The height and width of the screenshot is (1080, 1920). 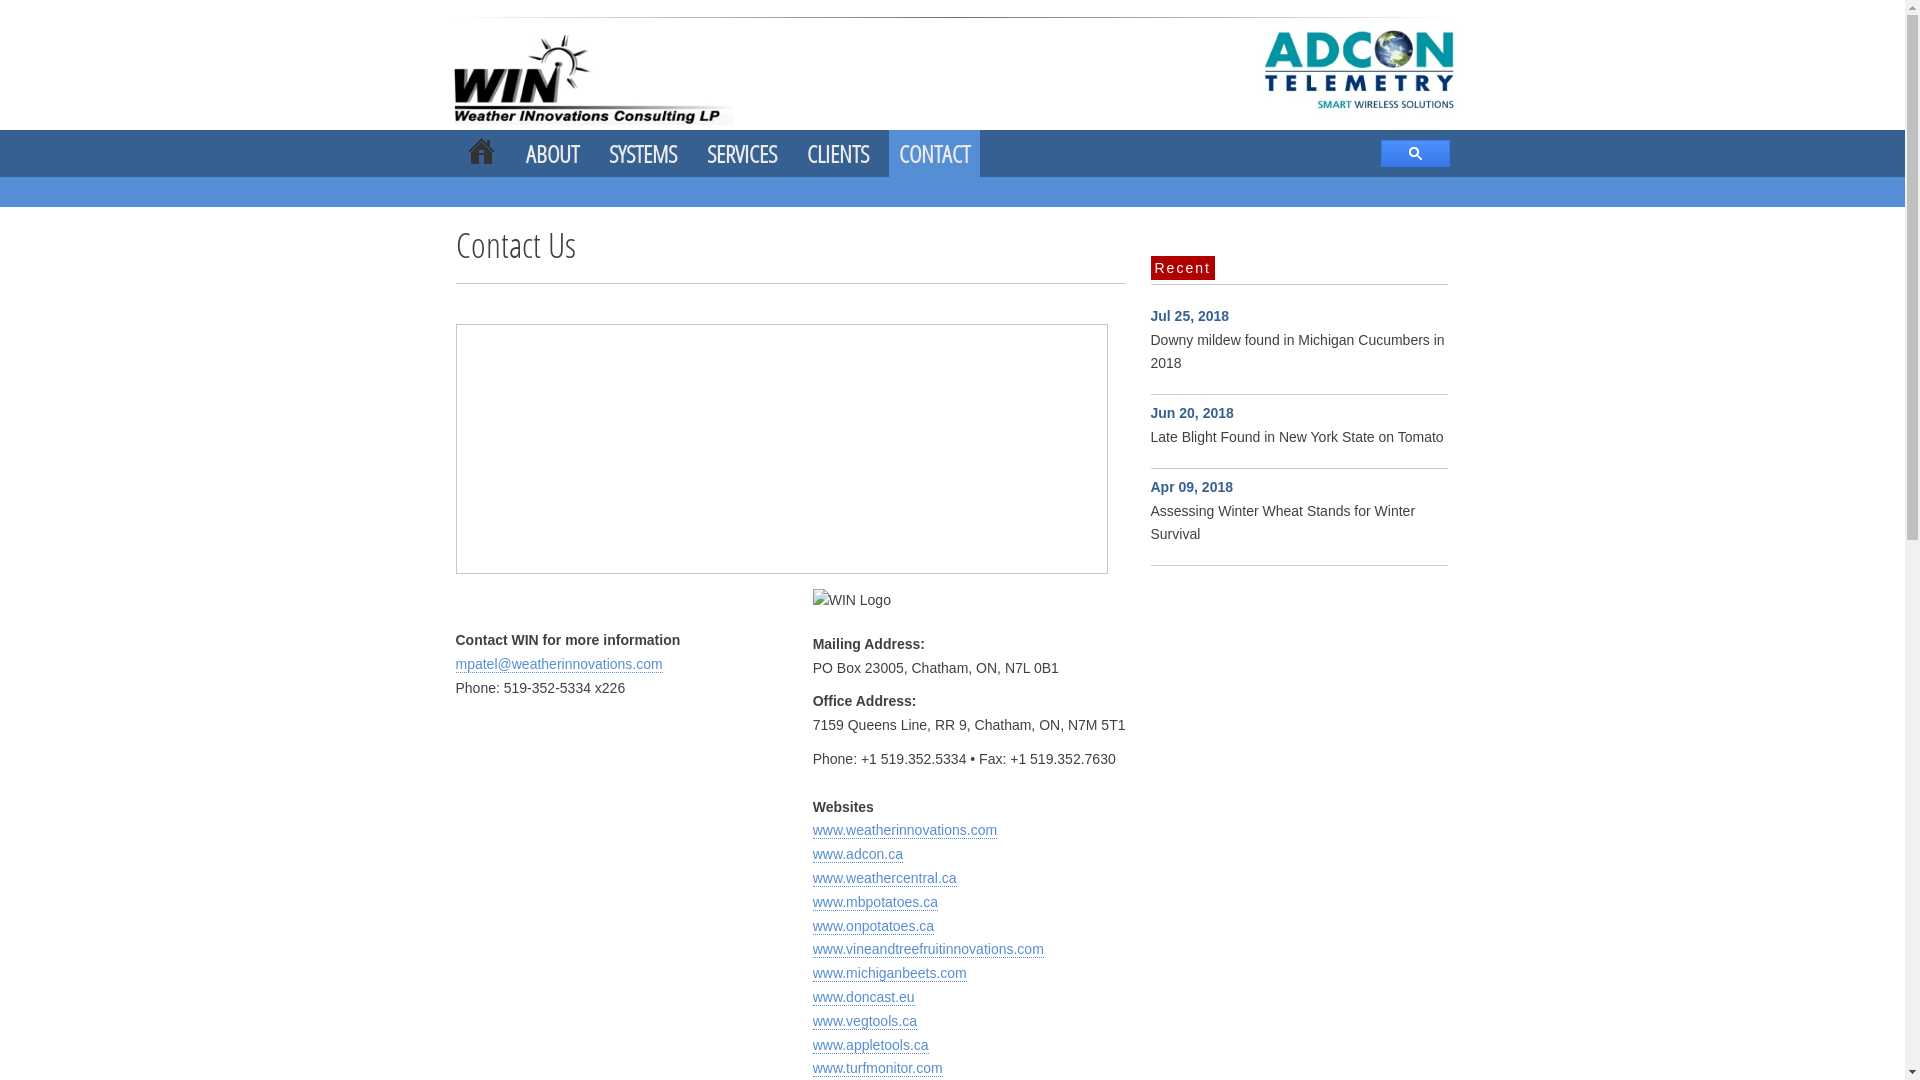 What do you see at coordinates (878, 1067) in the screenshot?
I see `'www.turfmonitor.com'` at bounding box center [878, 1067].